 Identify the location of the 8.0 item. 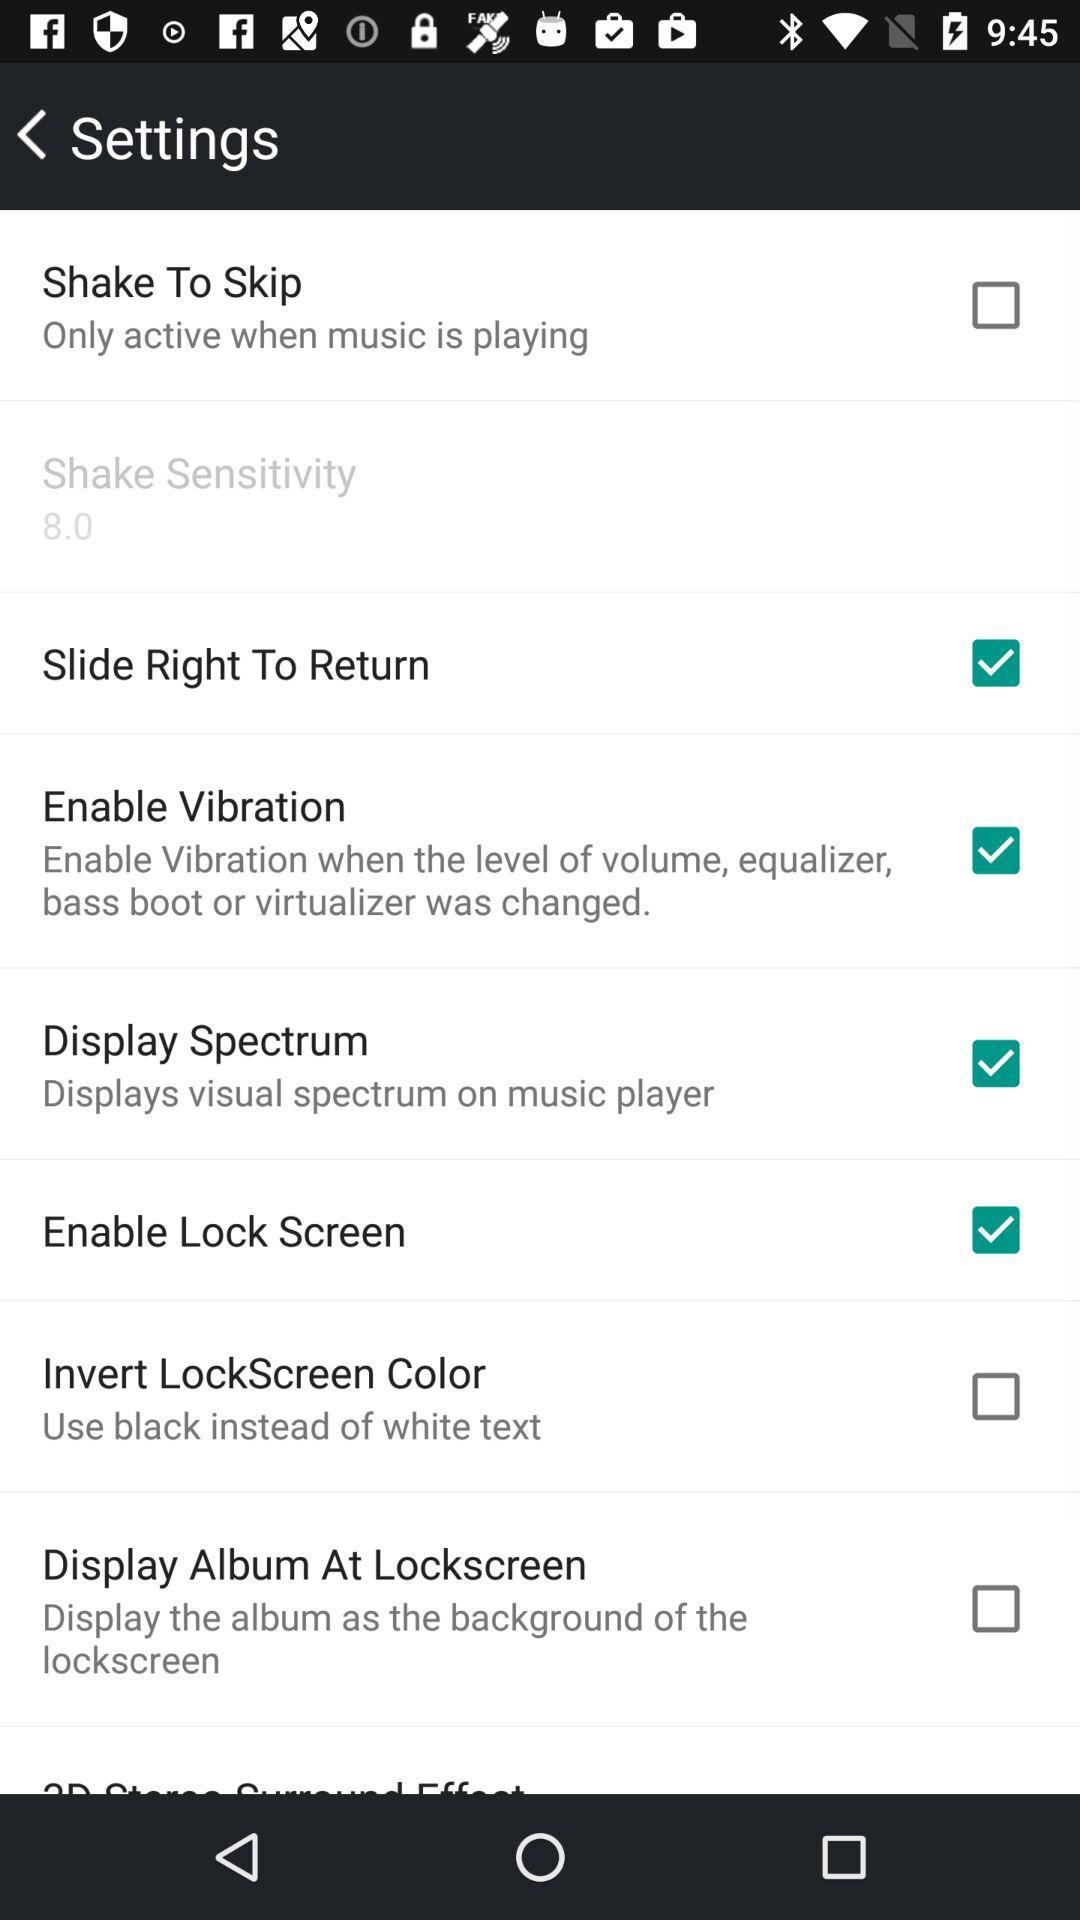
(66, 524).